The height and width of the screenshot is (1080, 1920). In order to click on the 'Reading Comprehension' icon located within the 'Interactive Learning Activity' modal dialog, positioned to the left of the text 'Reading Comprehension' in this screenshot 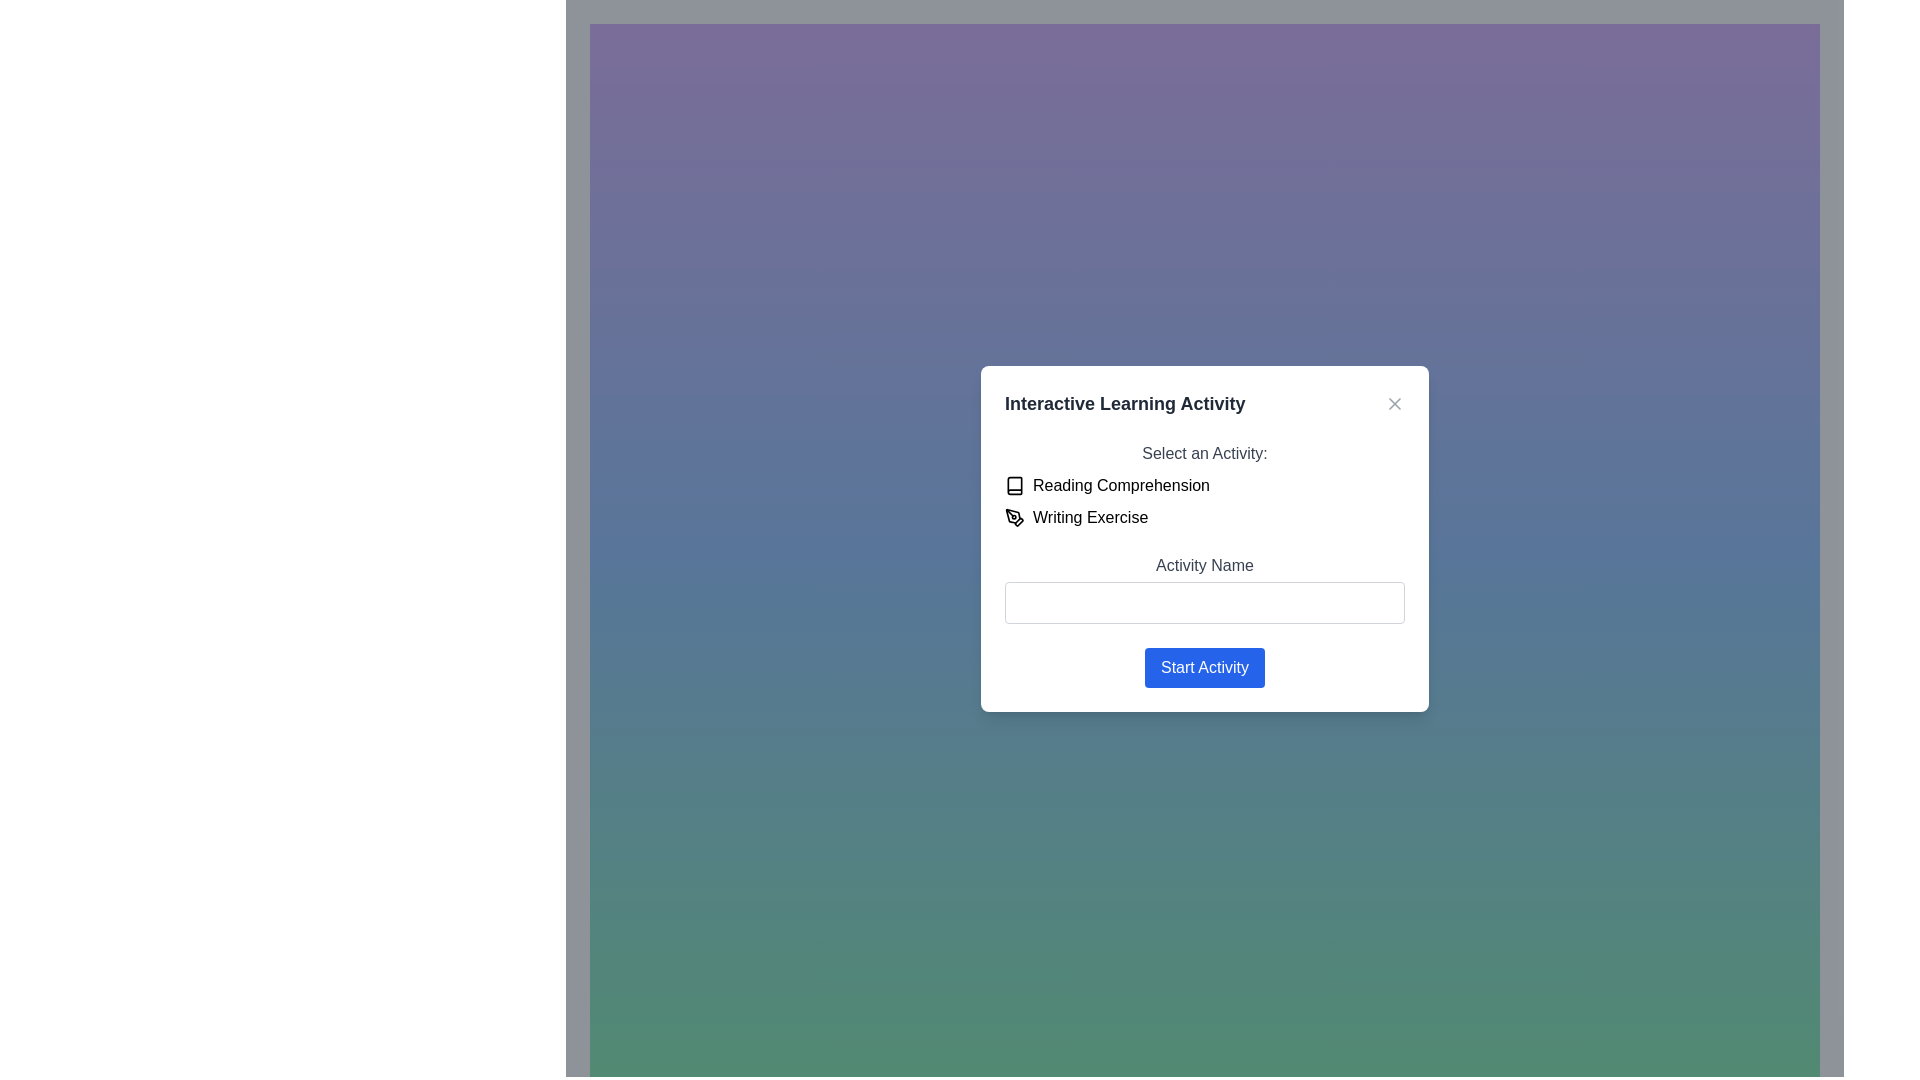, I will do `click(1014, 485)`.